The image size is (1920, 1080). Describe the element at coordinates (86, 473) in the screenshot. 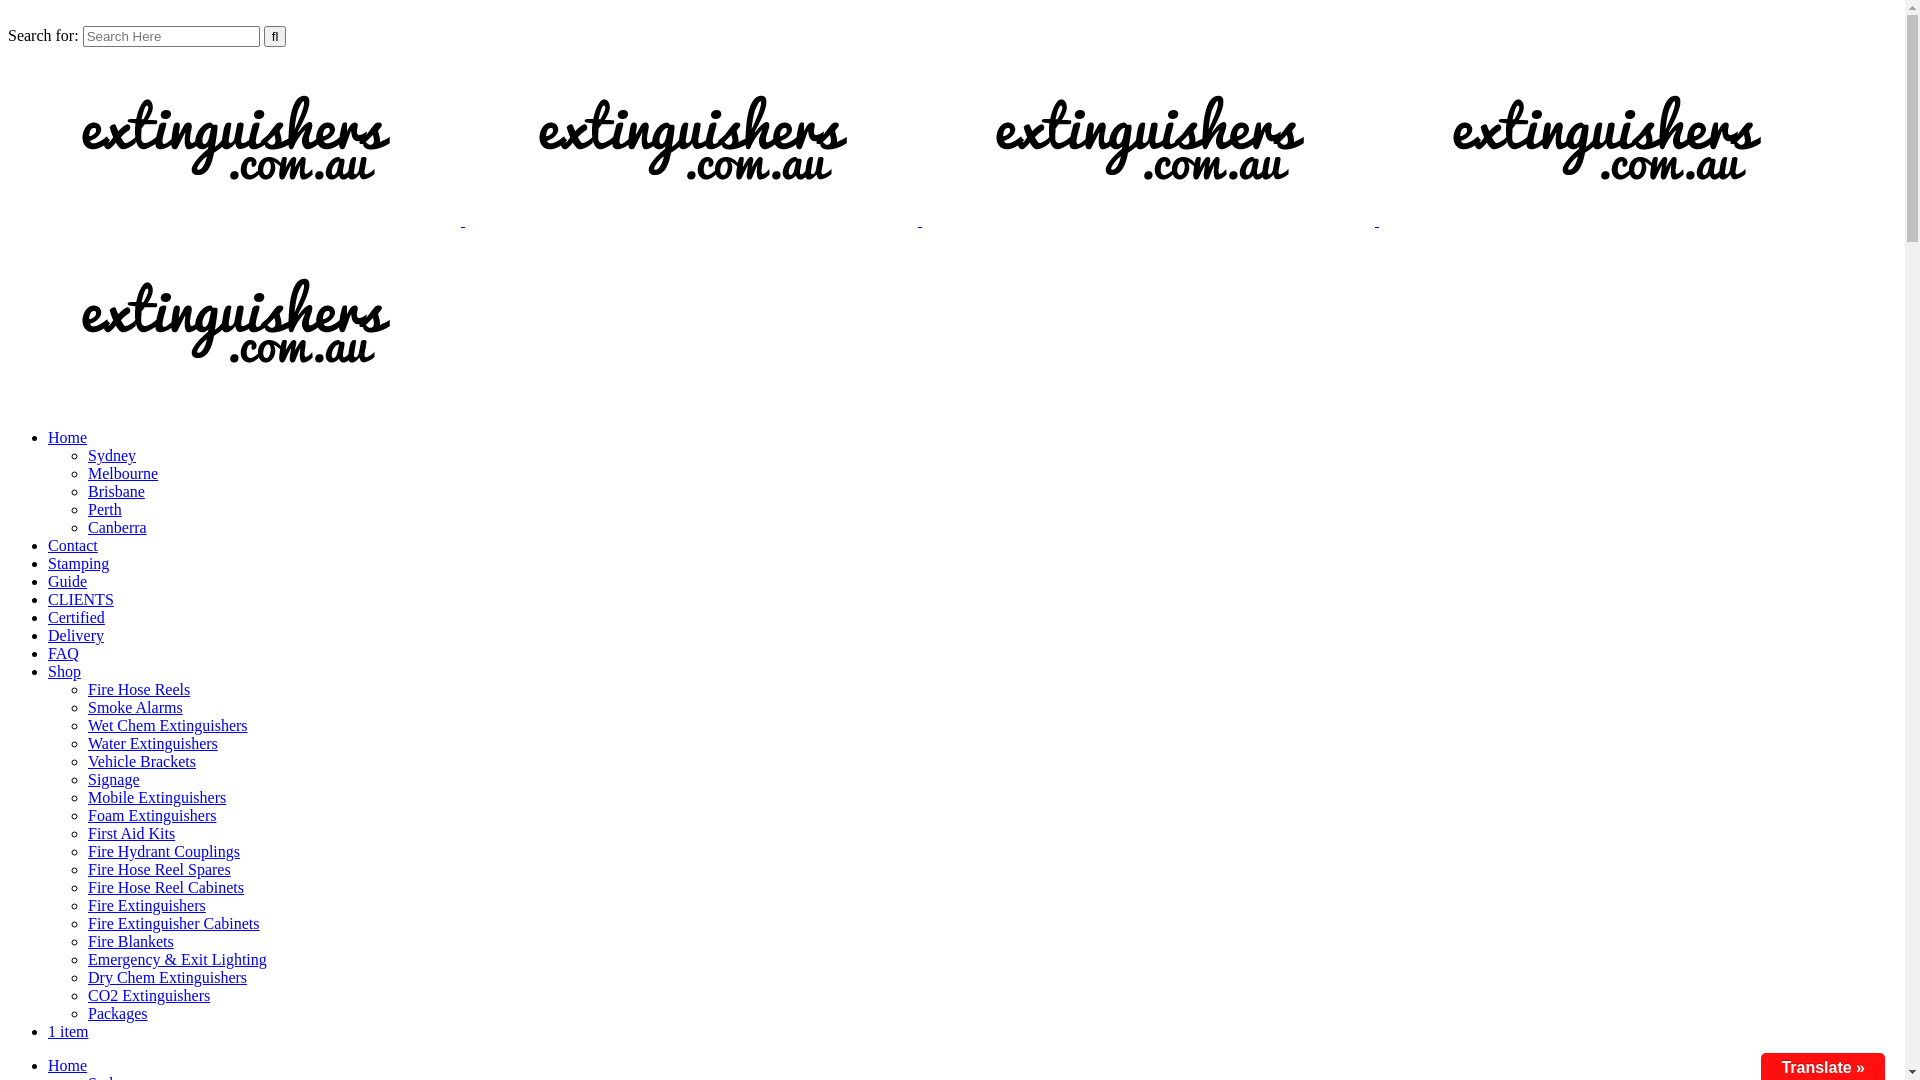

I see `'Melbourne'` at that location.